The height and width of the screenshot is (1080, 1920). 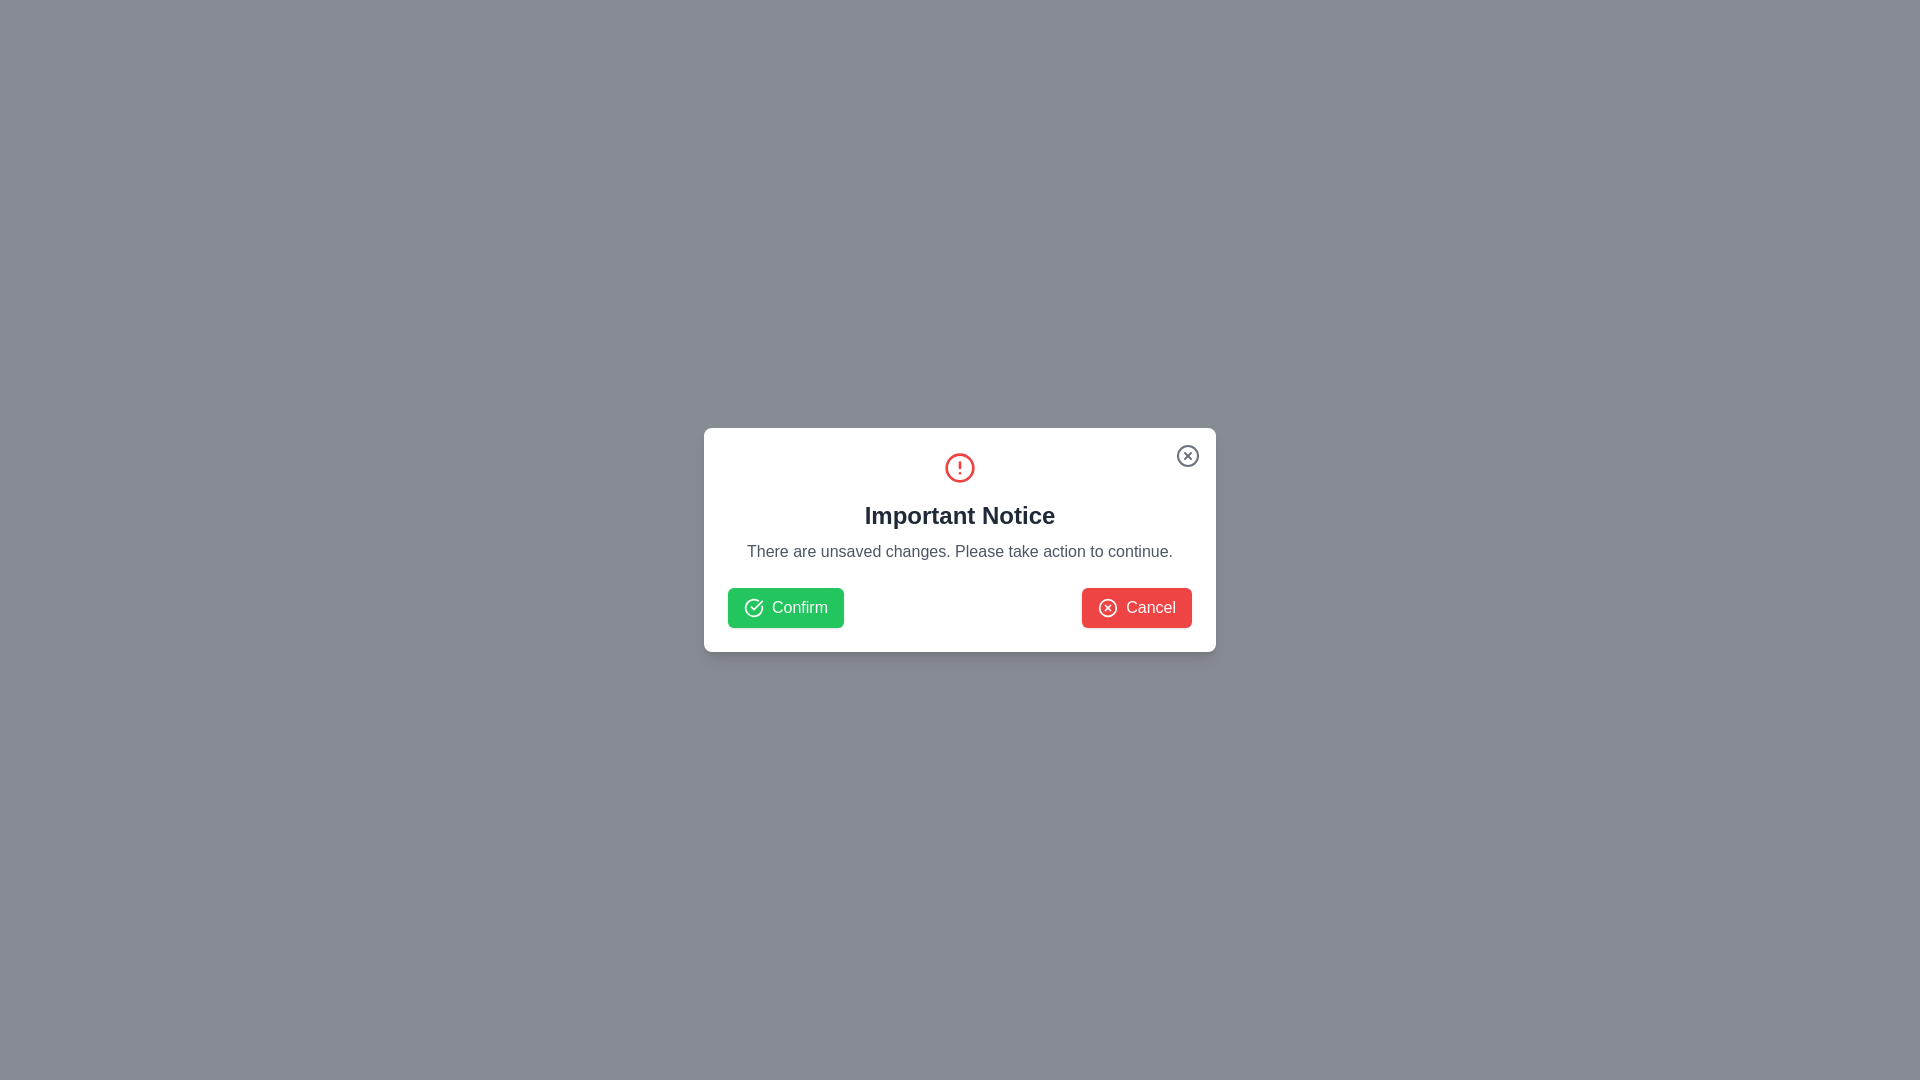 What do you see at coordinates (960, 551) in the screenshot?
I see `informational text that notifies the user about unsaved changes and suggests actions to proceed, located in the second line of the modal window beneath the 'Important Notice' title` at bounding box center [960, 551].